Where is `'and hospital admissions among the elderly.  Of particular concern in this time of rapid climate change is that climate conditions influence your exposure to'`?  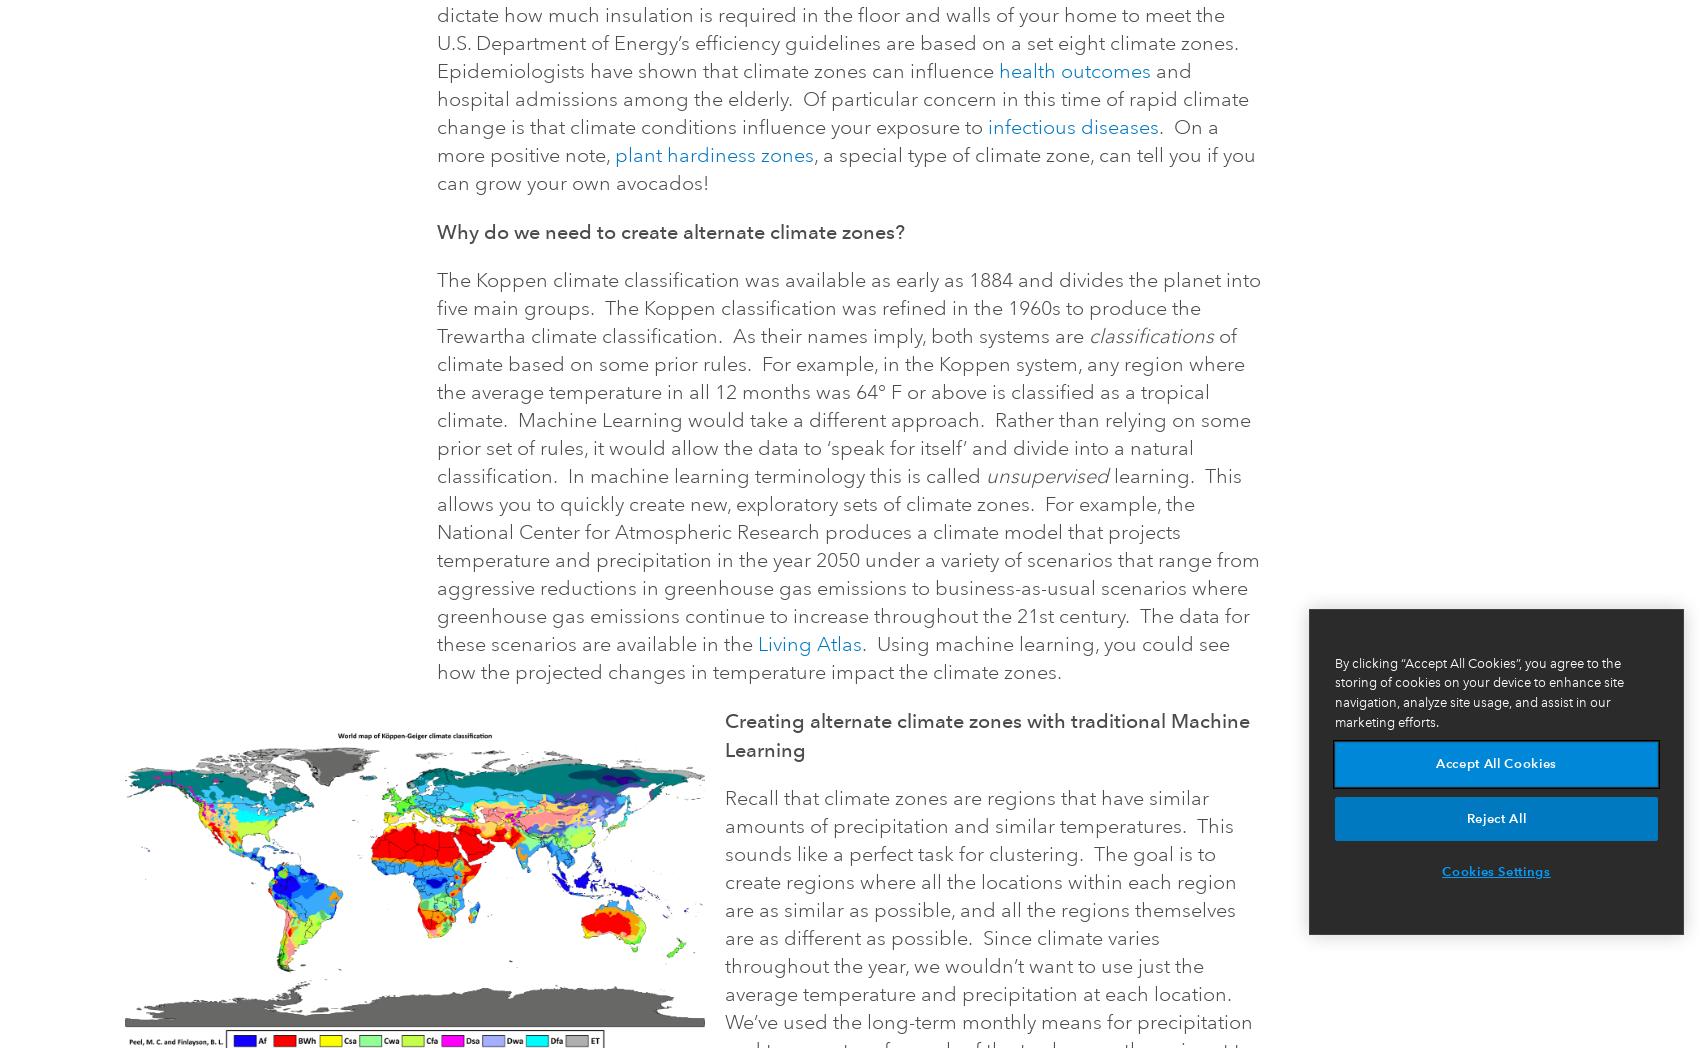 'and hospital admissions among the elderly.  Of particular concern in this time of rapid climate change is that climate conditions influence your exposure to' is located at coordinates (437, 98).